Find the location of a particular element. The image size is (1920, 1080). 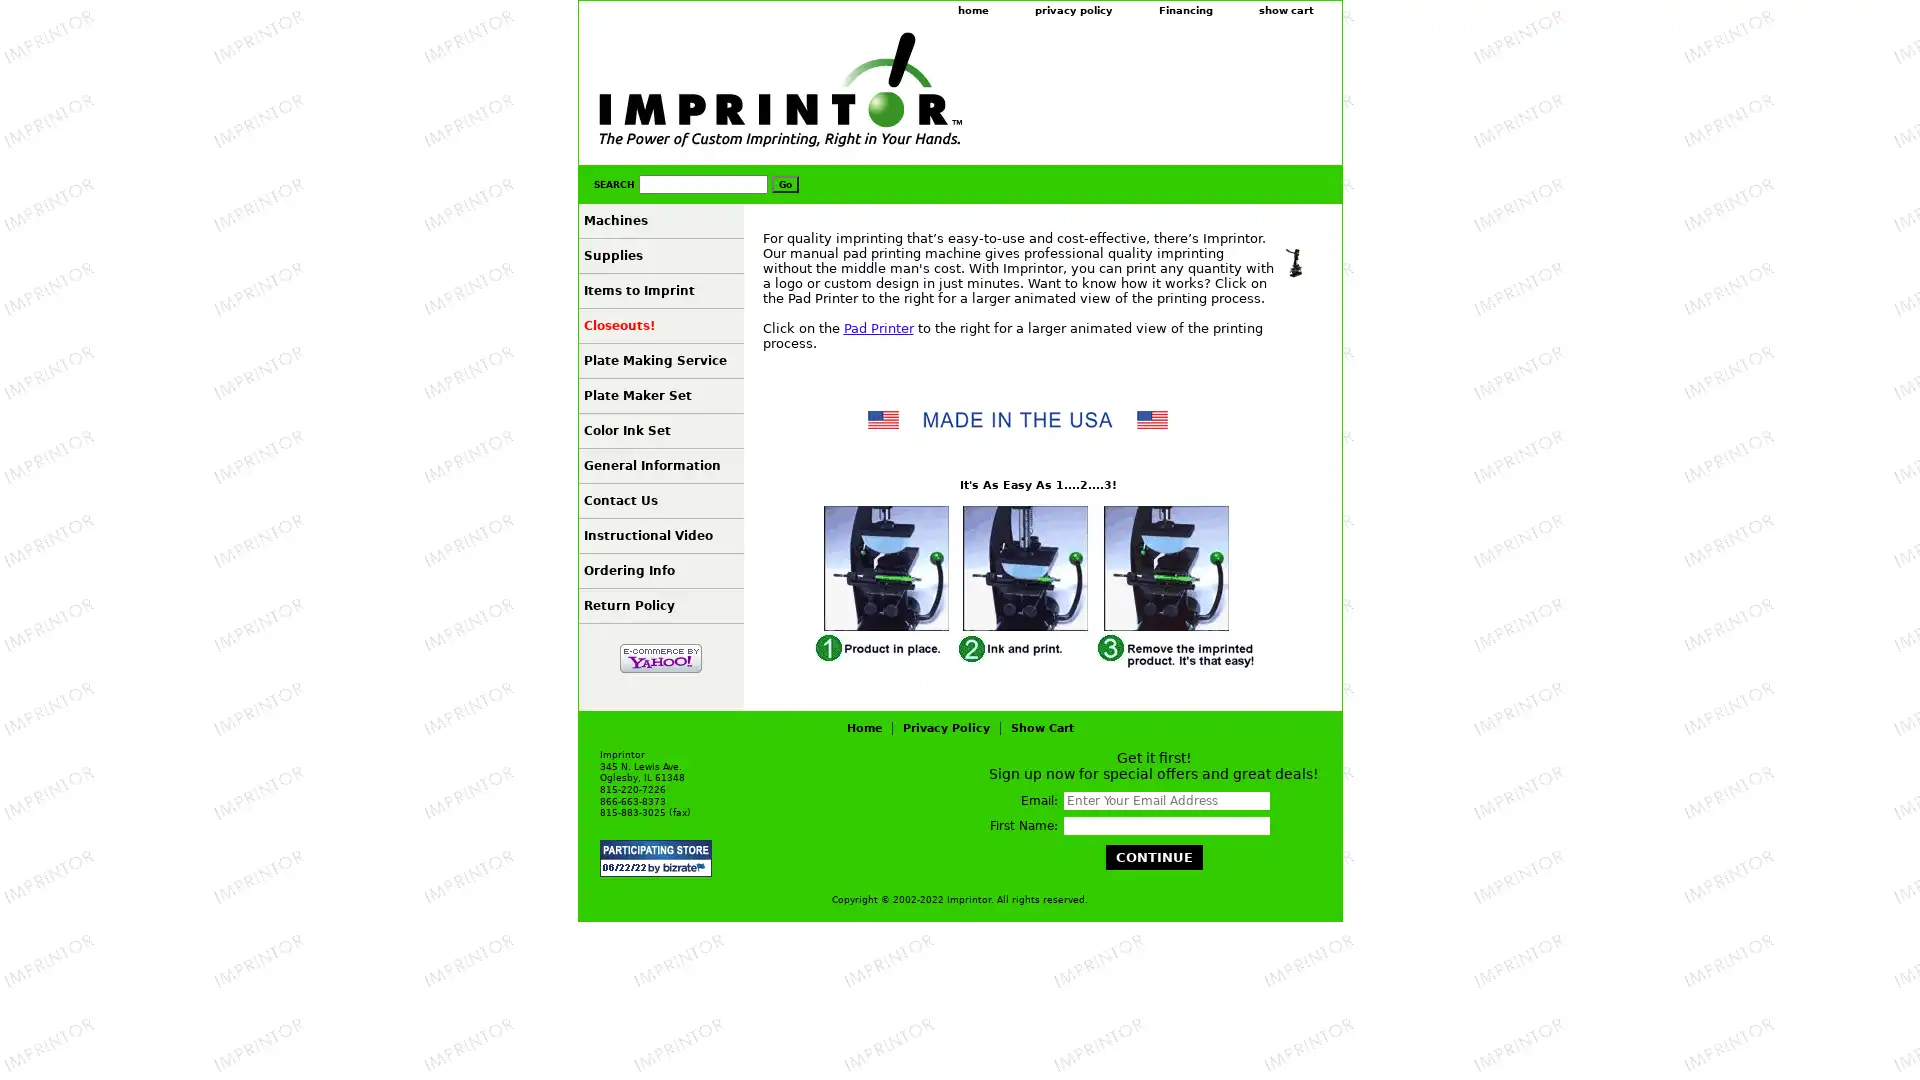

Continue is located at coordinates (1153, 856).